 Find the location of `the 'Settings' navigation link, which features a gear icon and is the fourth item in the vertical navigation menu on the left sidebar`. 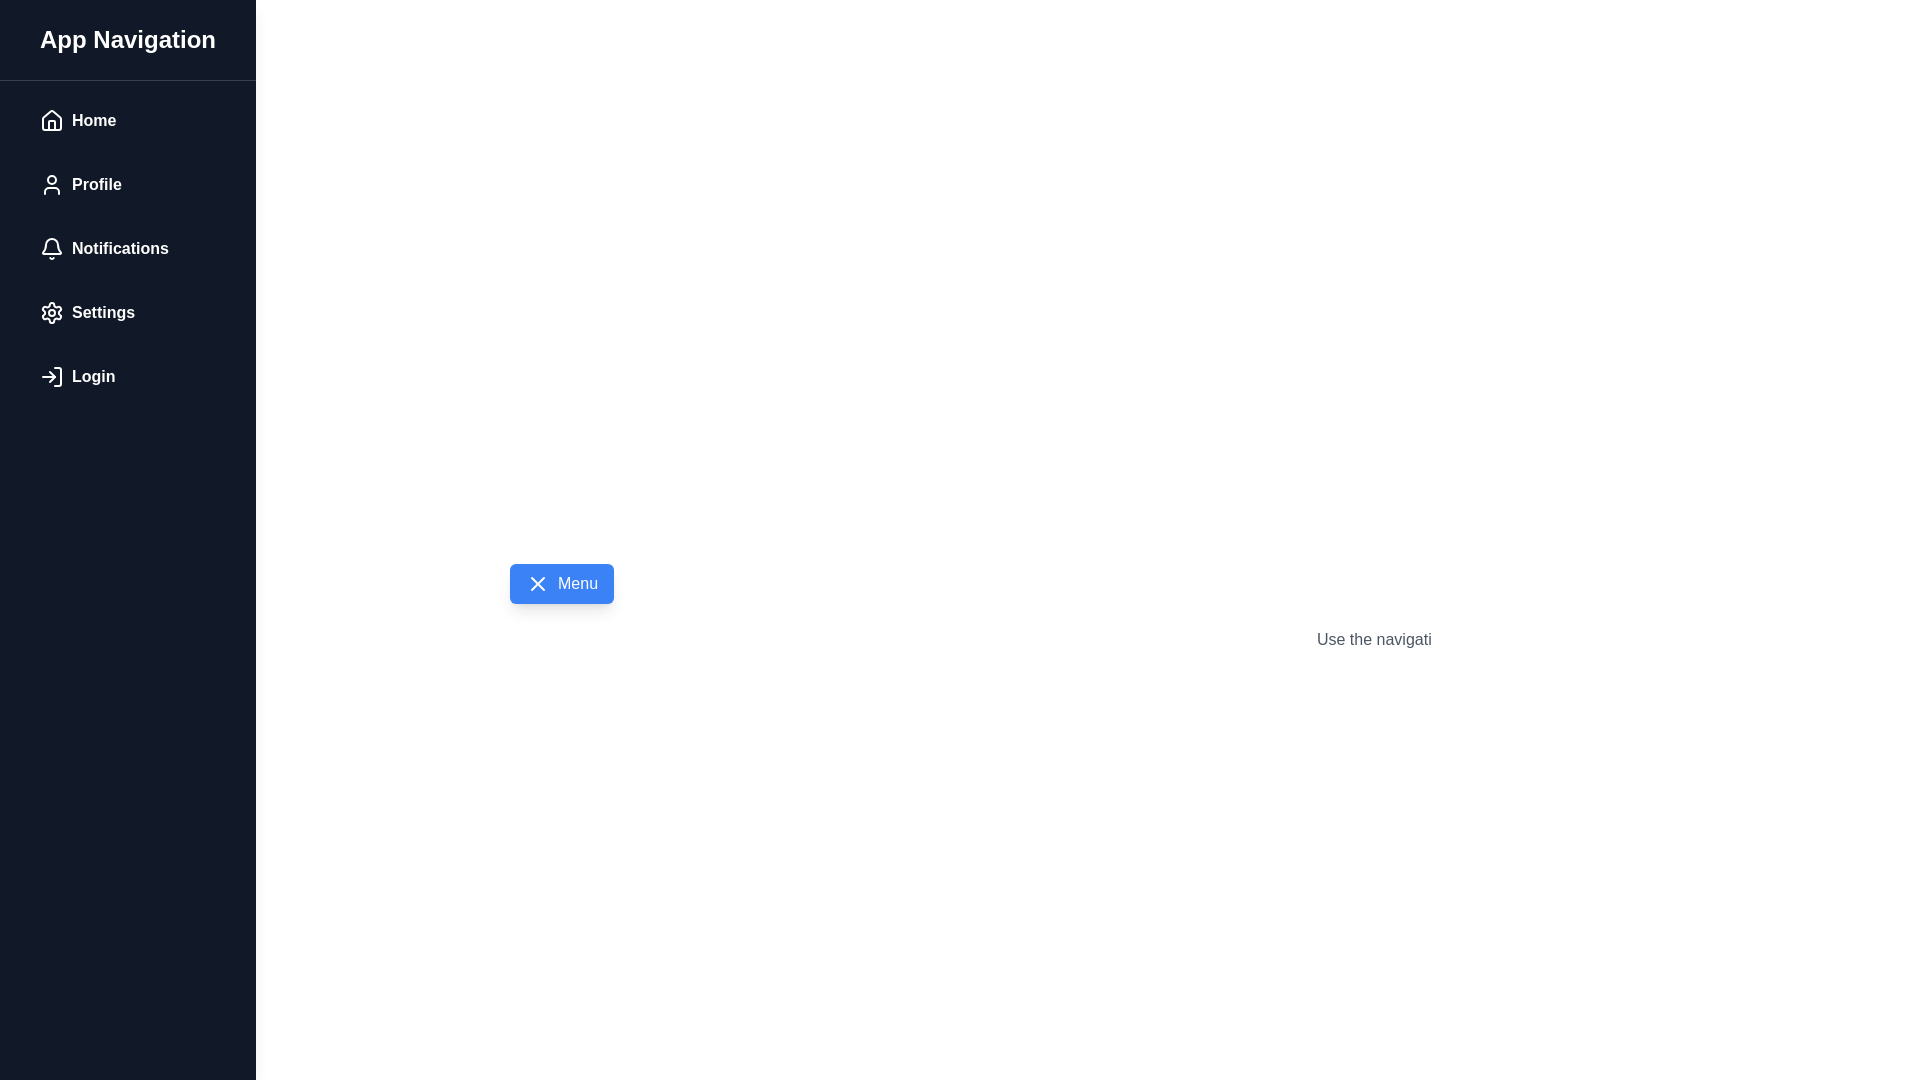

the 'Settings' navigation link, which features a gear icon and is the fourth item in the vertical navigation menu on the left sidebar is located at coordinates (127, 312).